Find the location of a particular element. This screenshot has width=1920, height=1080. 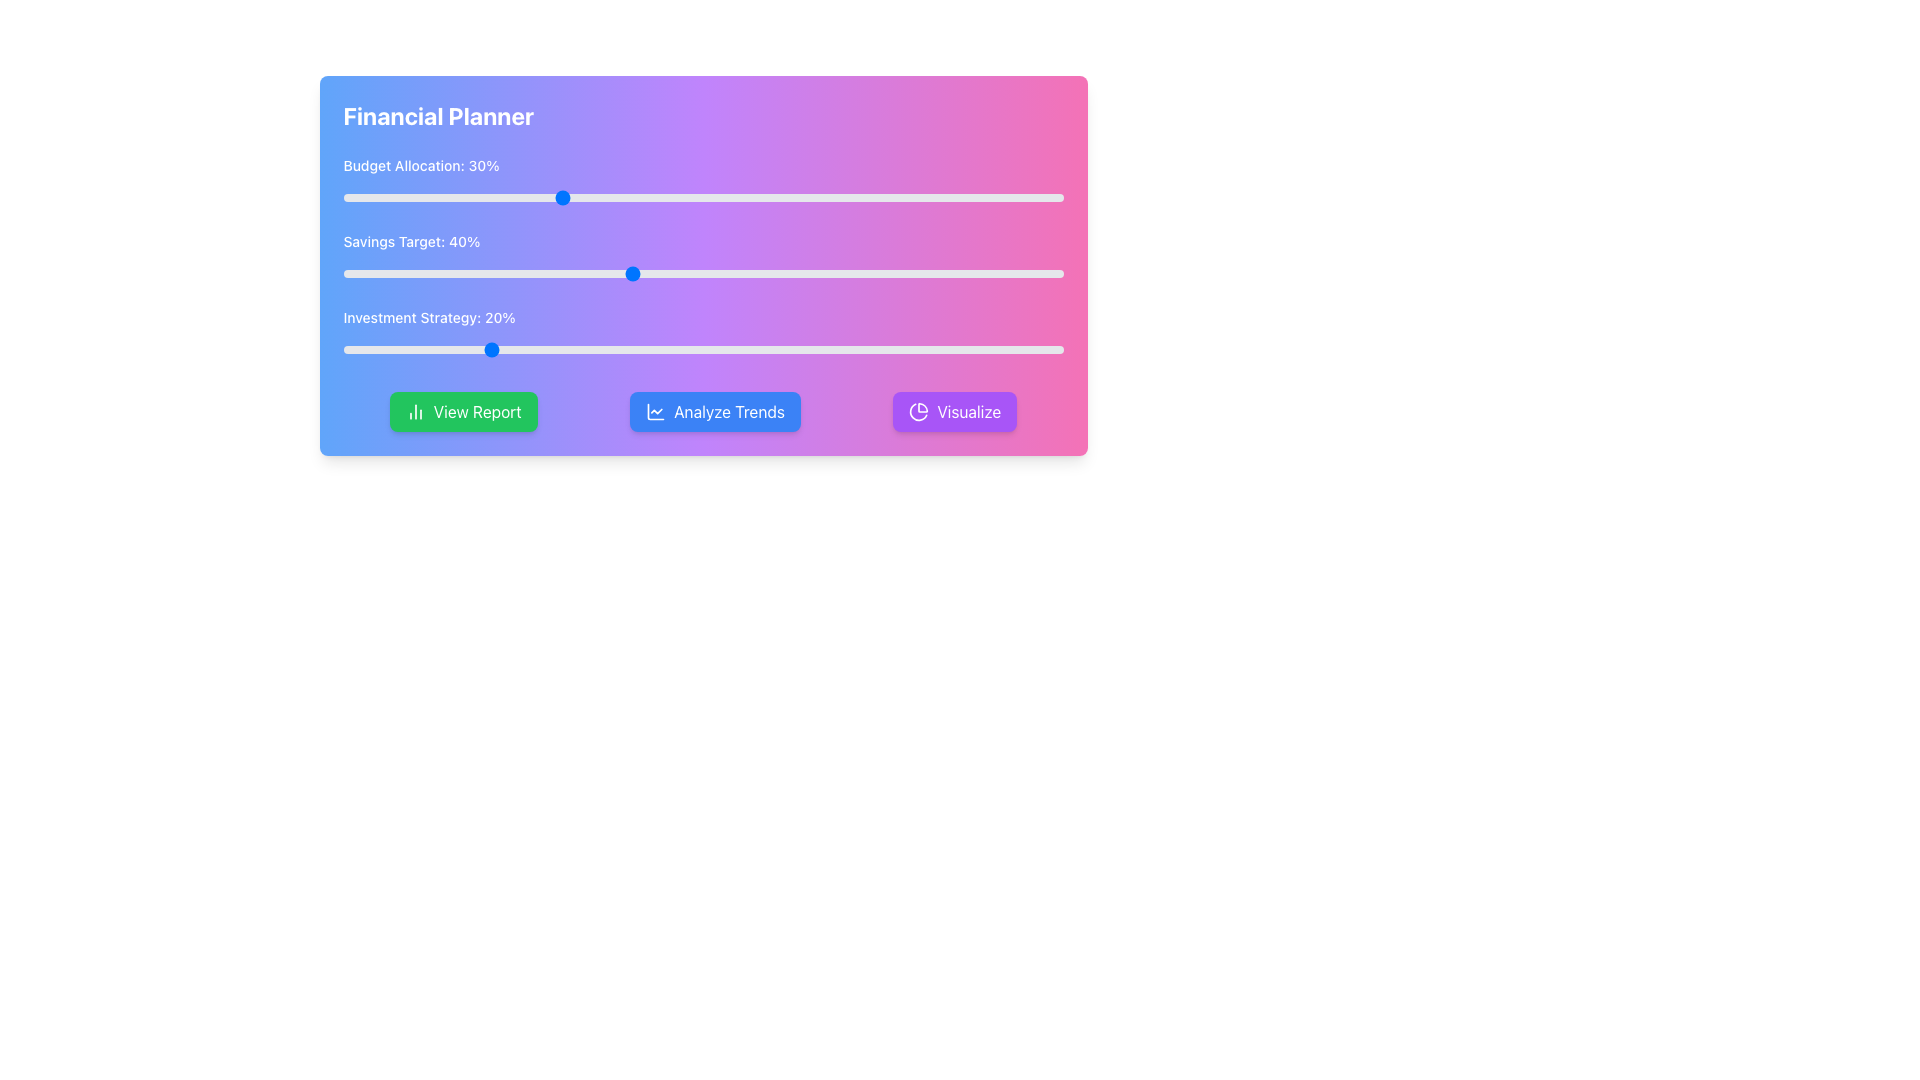

the blue button labeled 'Analyze Trends' with a line chart icon, located below the 'Financial Planner' section, to observe styling changes is located at coordinates (715, 411).